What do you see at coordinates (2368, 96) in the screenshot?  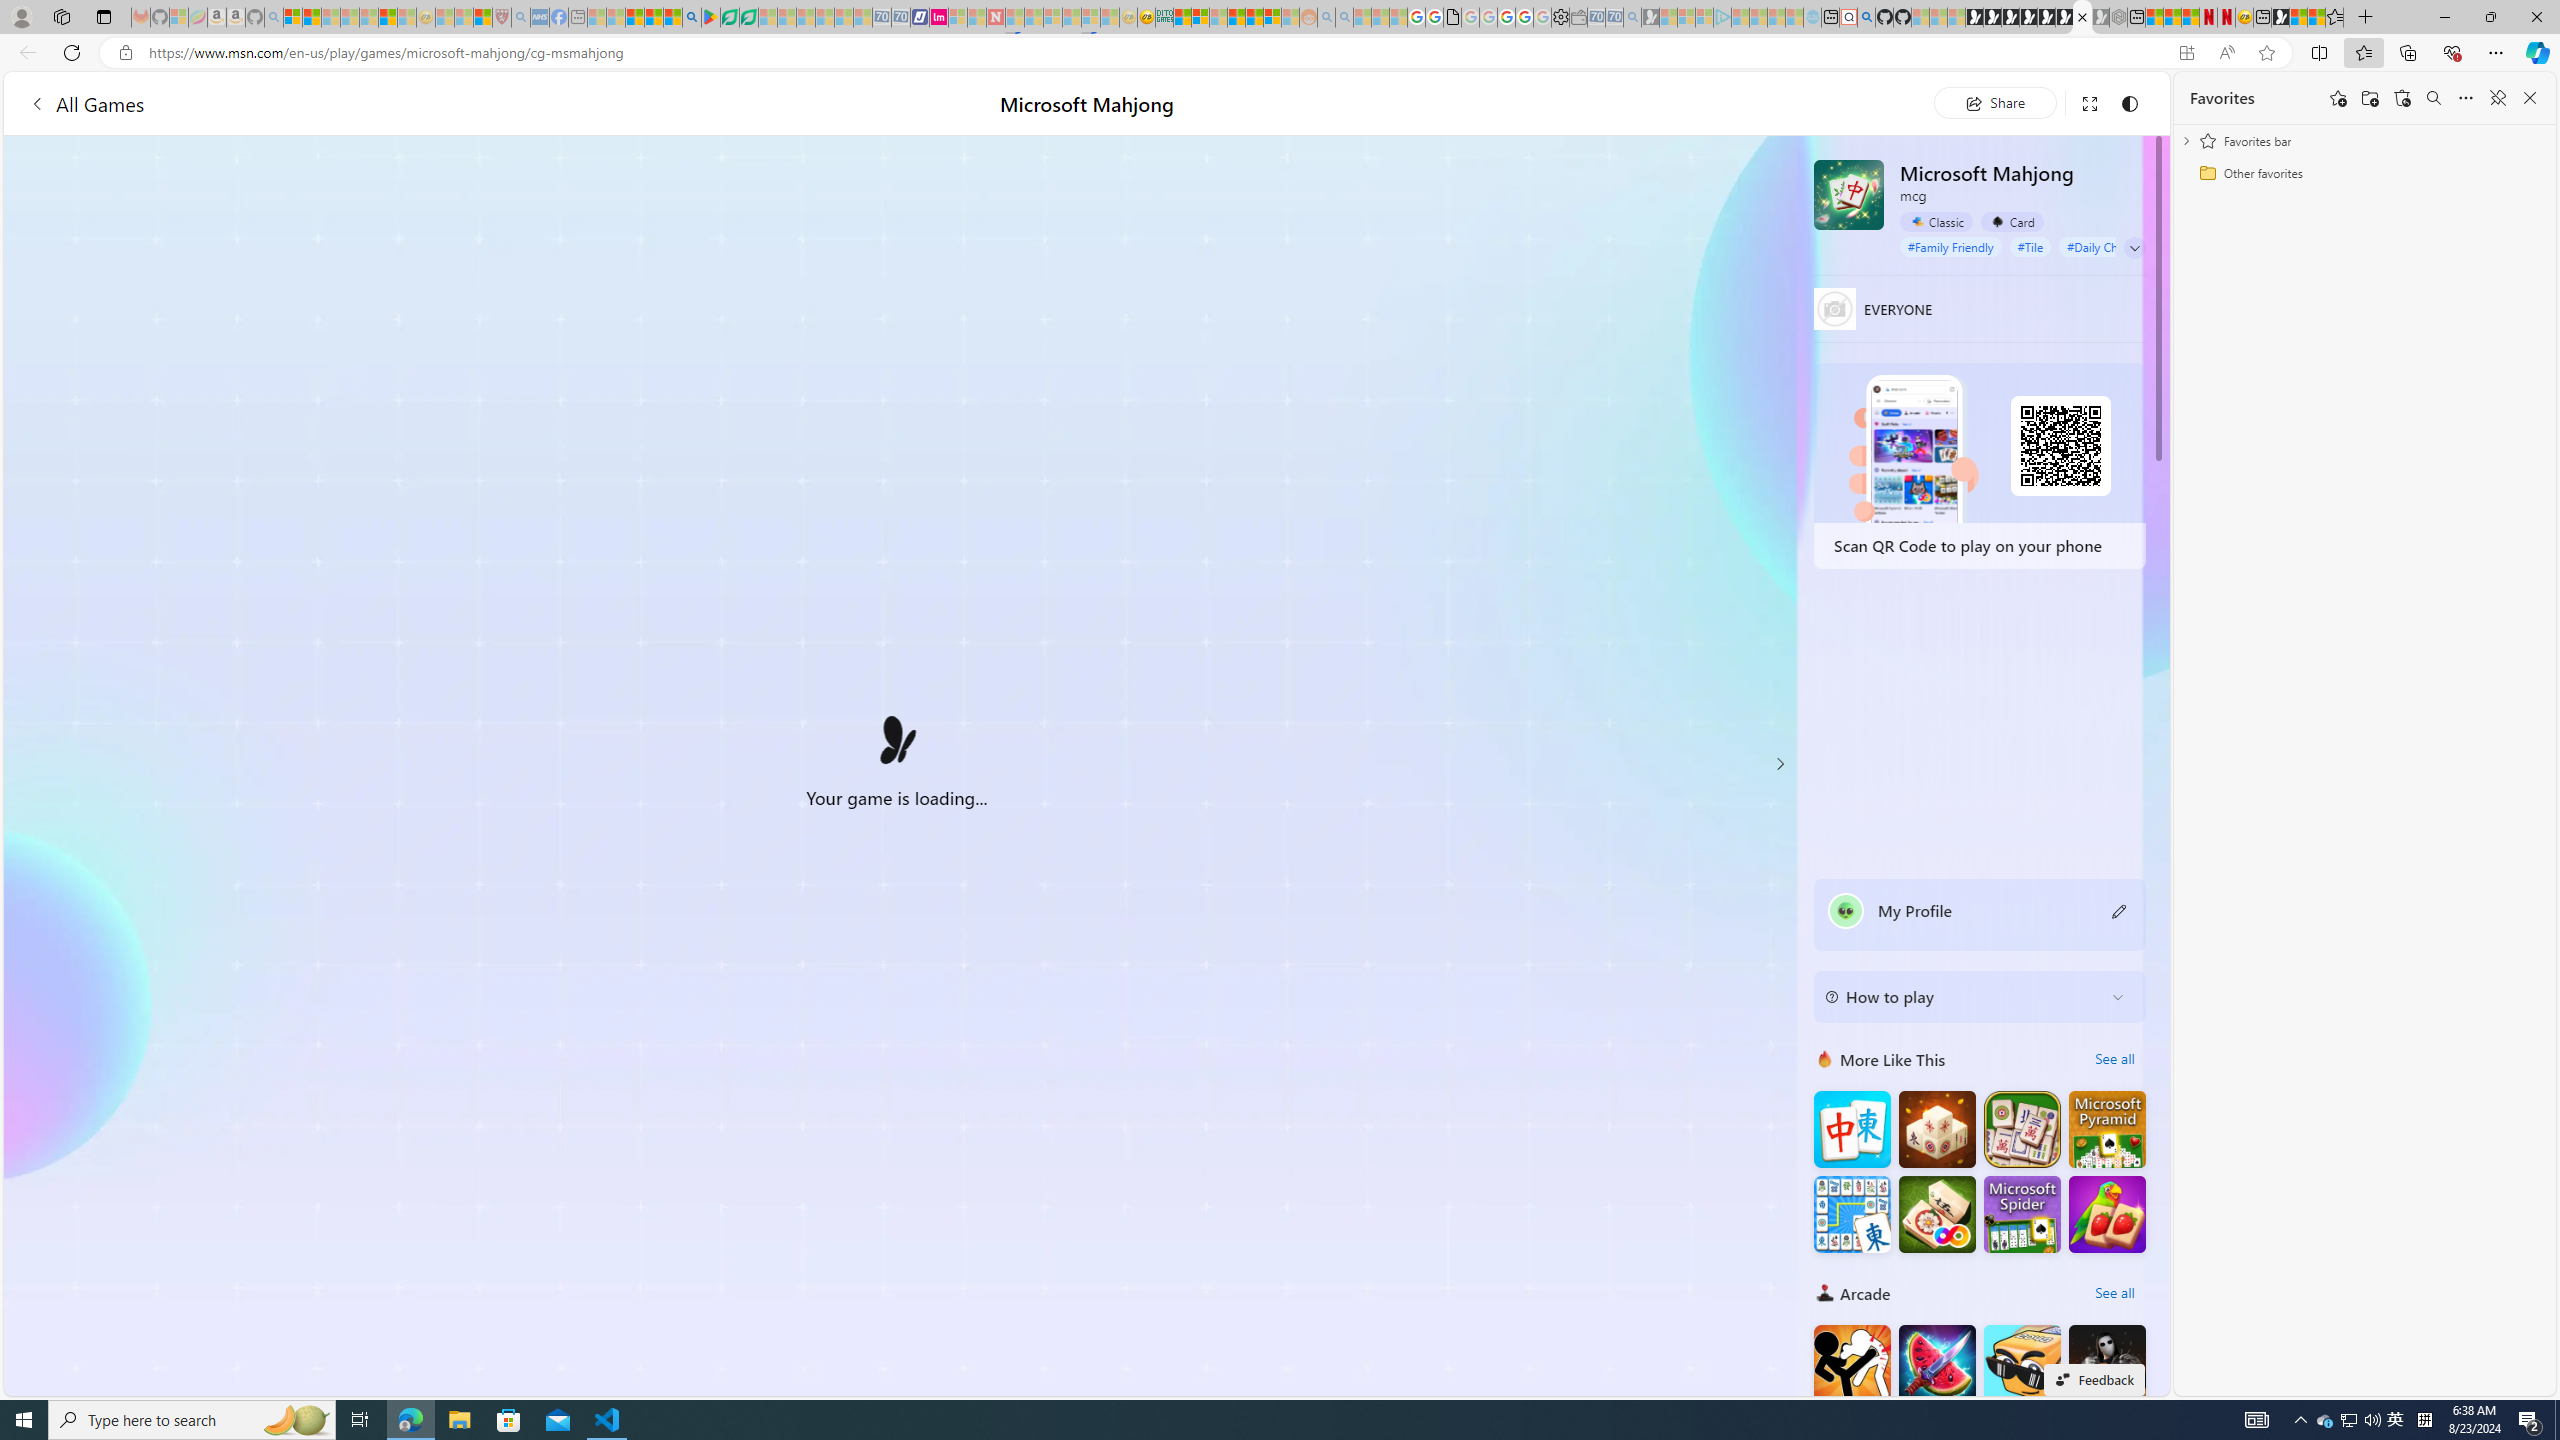 I see `'Add folder'` at bounding box center [2368, 96].